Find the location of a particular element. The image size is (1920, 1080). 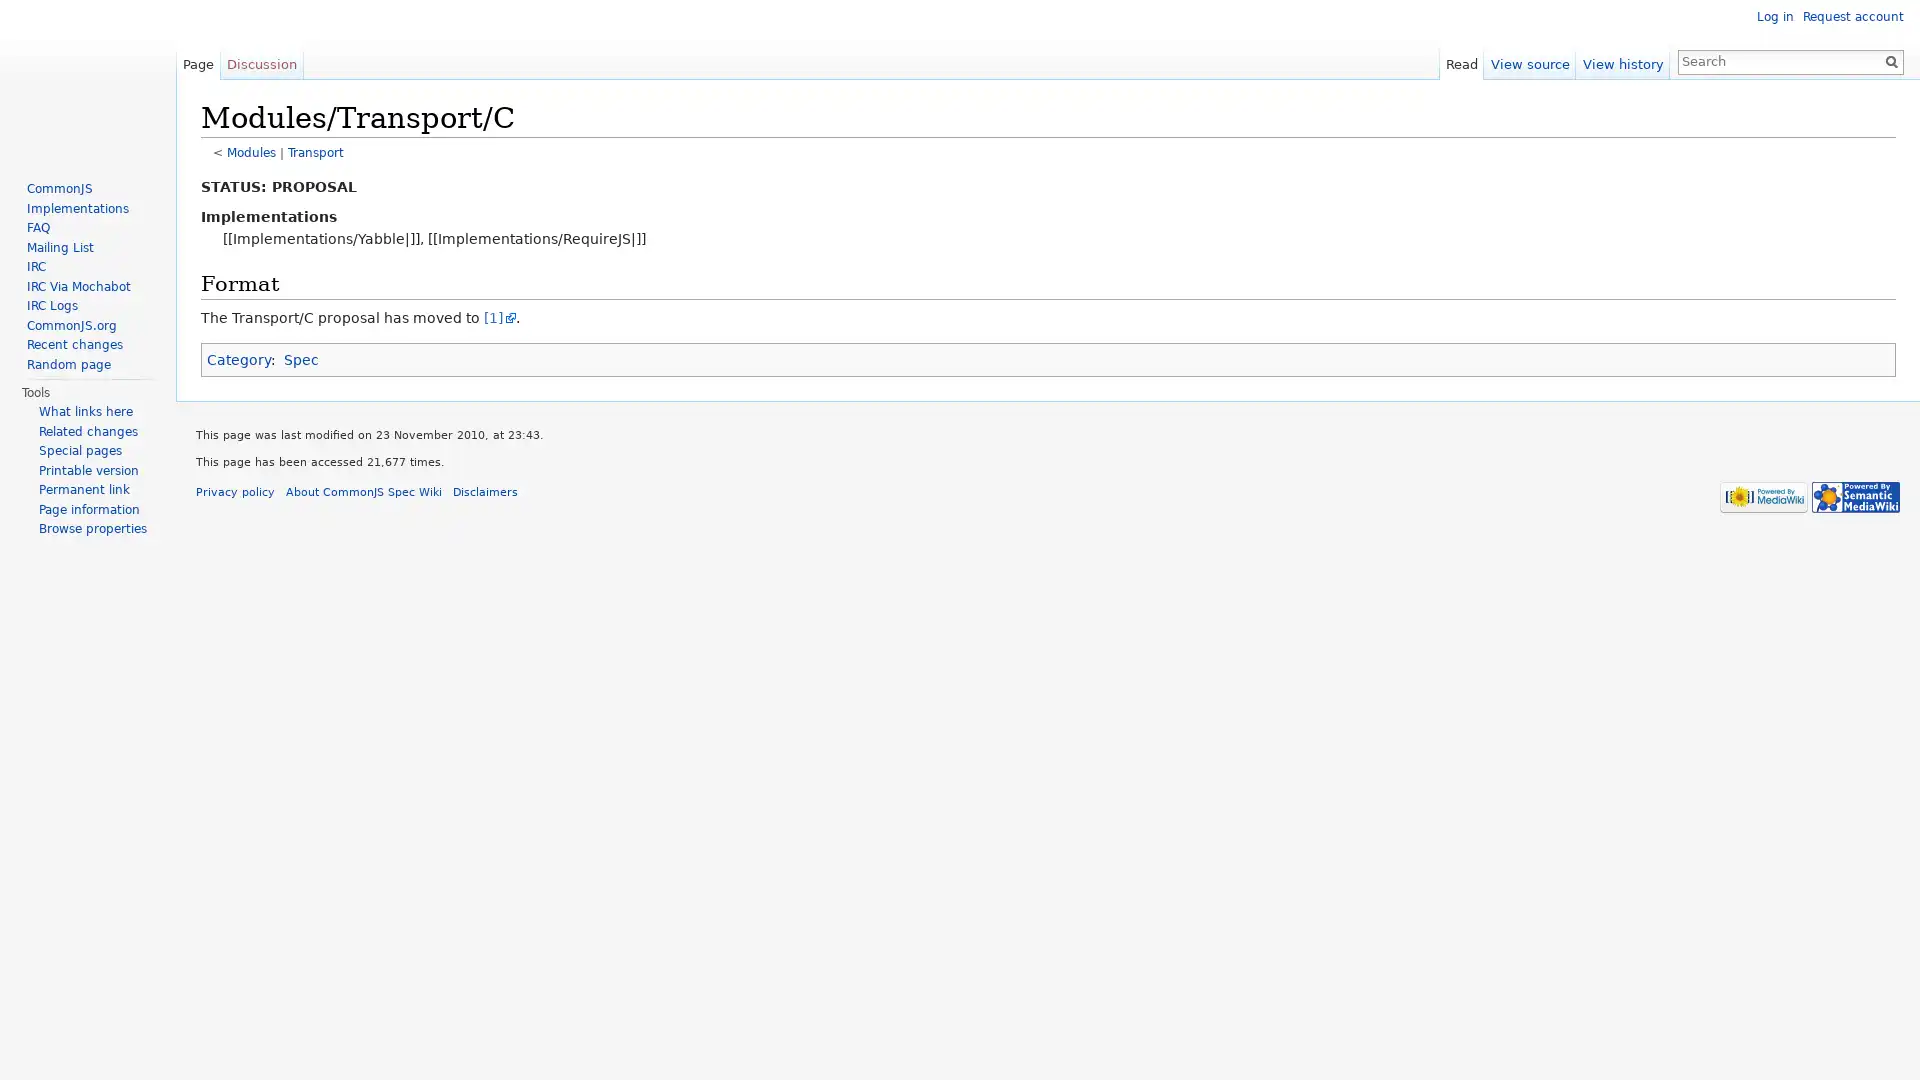

Search is located at coordinates (1890, 60).